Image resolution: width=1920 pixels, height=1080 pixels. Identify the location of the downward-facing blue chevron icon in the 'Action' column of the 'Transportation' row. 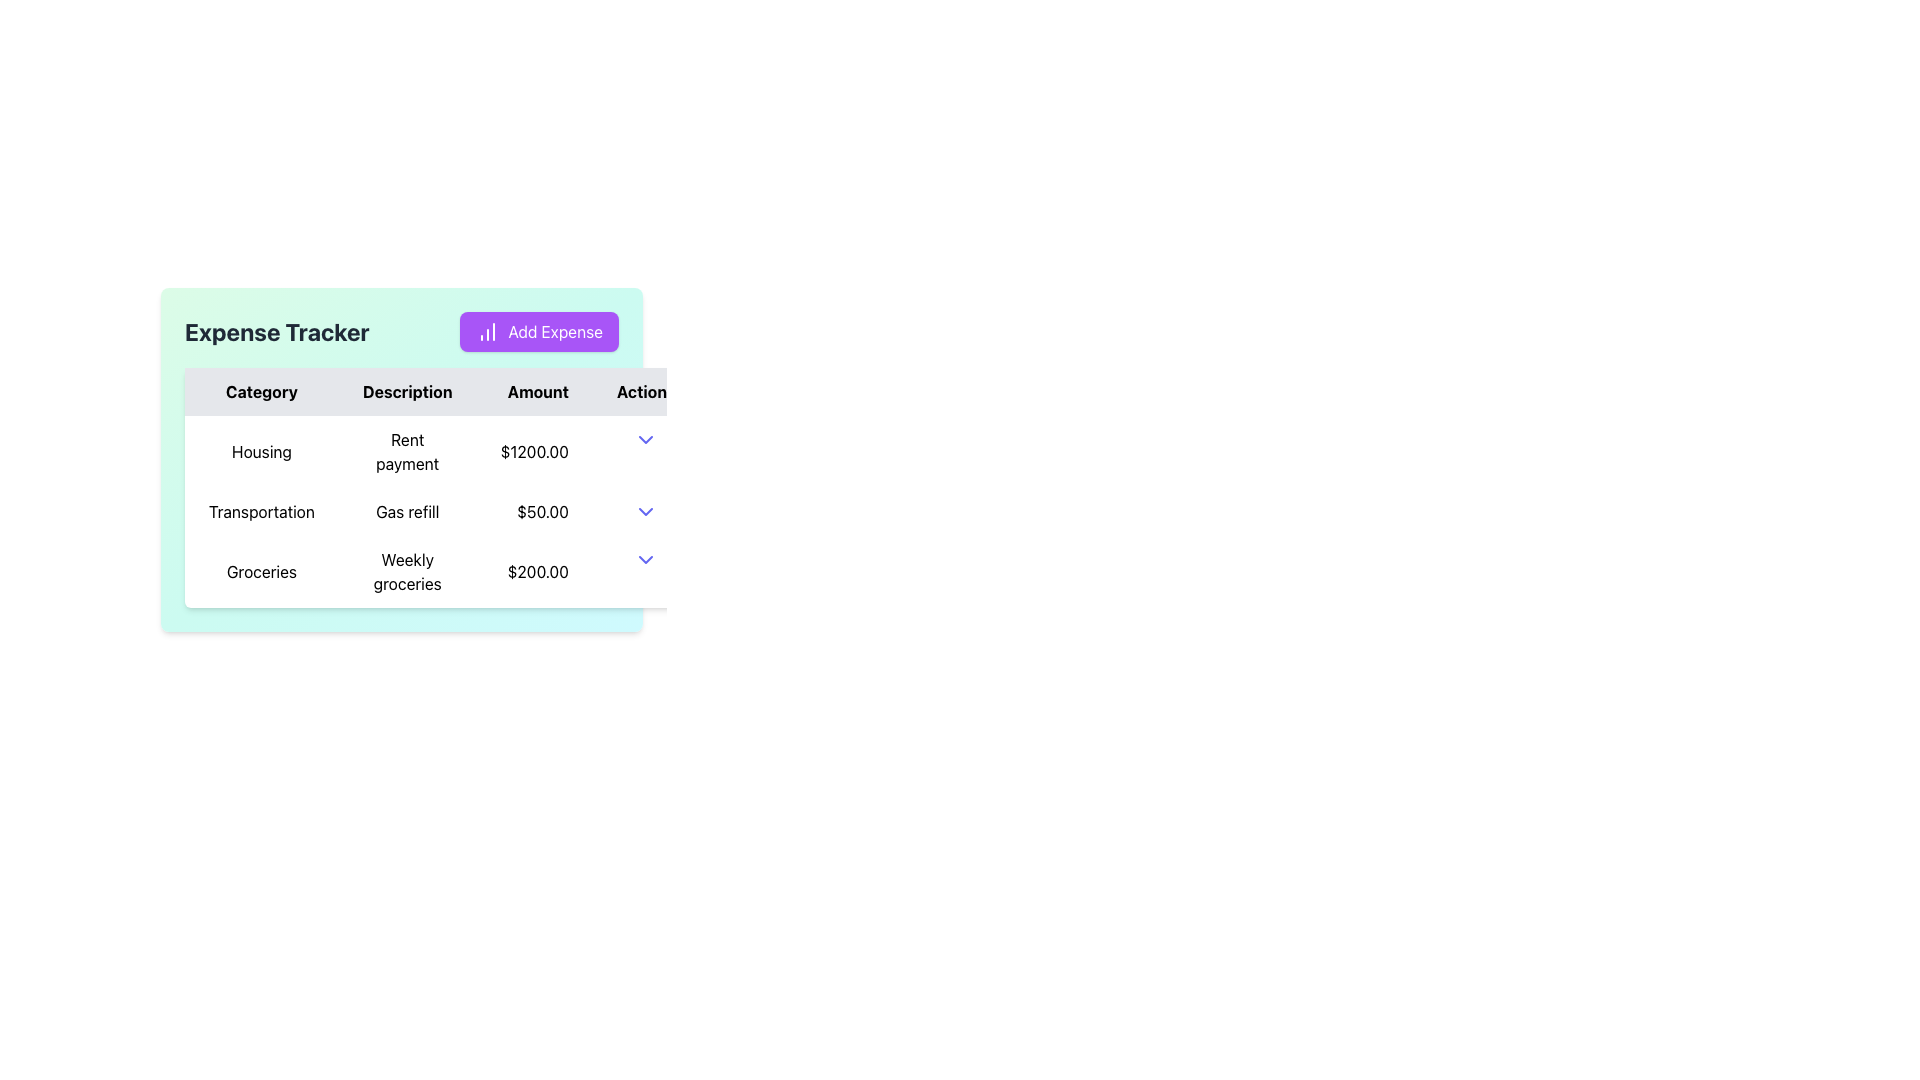
(646, 511).